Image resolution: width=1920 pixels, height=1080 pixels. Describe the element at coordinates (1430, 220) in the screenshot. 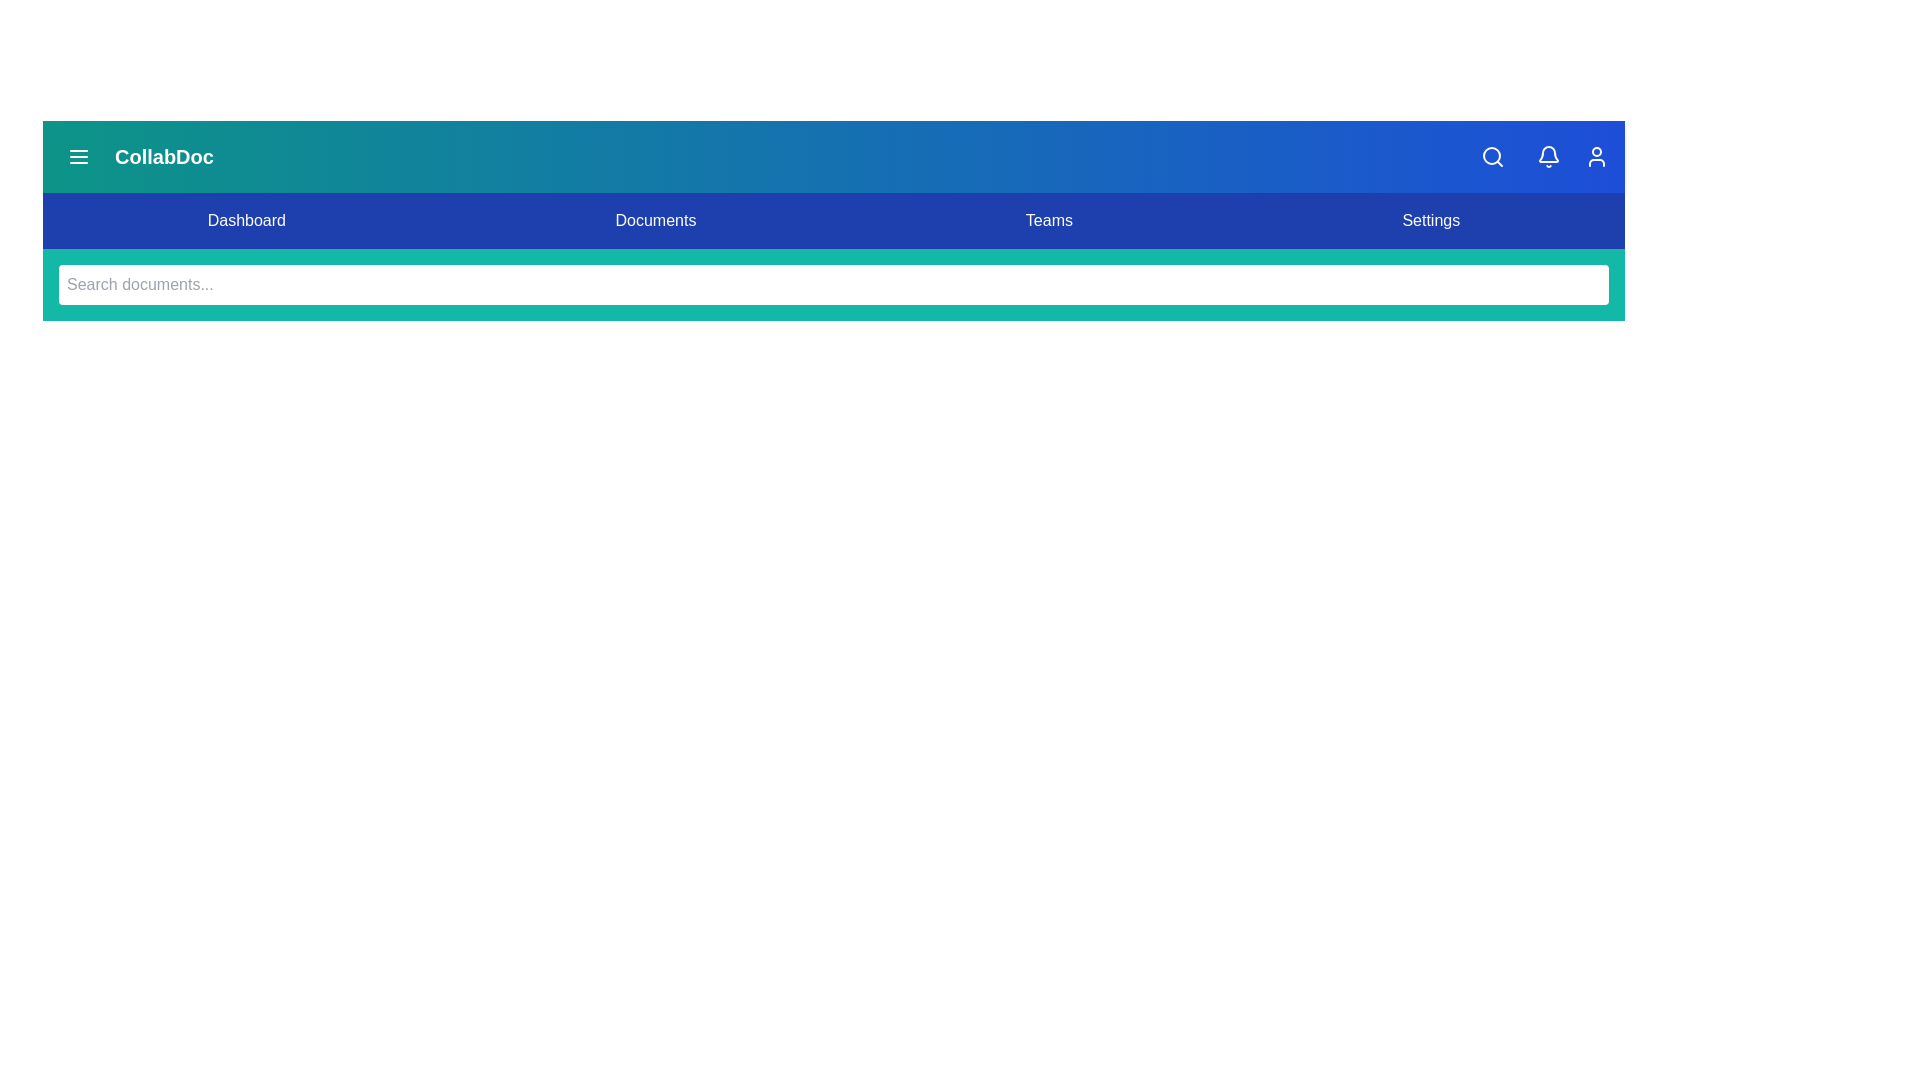

I see `the navigation item Settings from the menu` at that location.